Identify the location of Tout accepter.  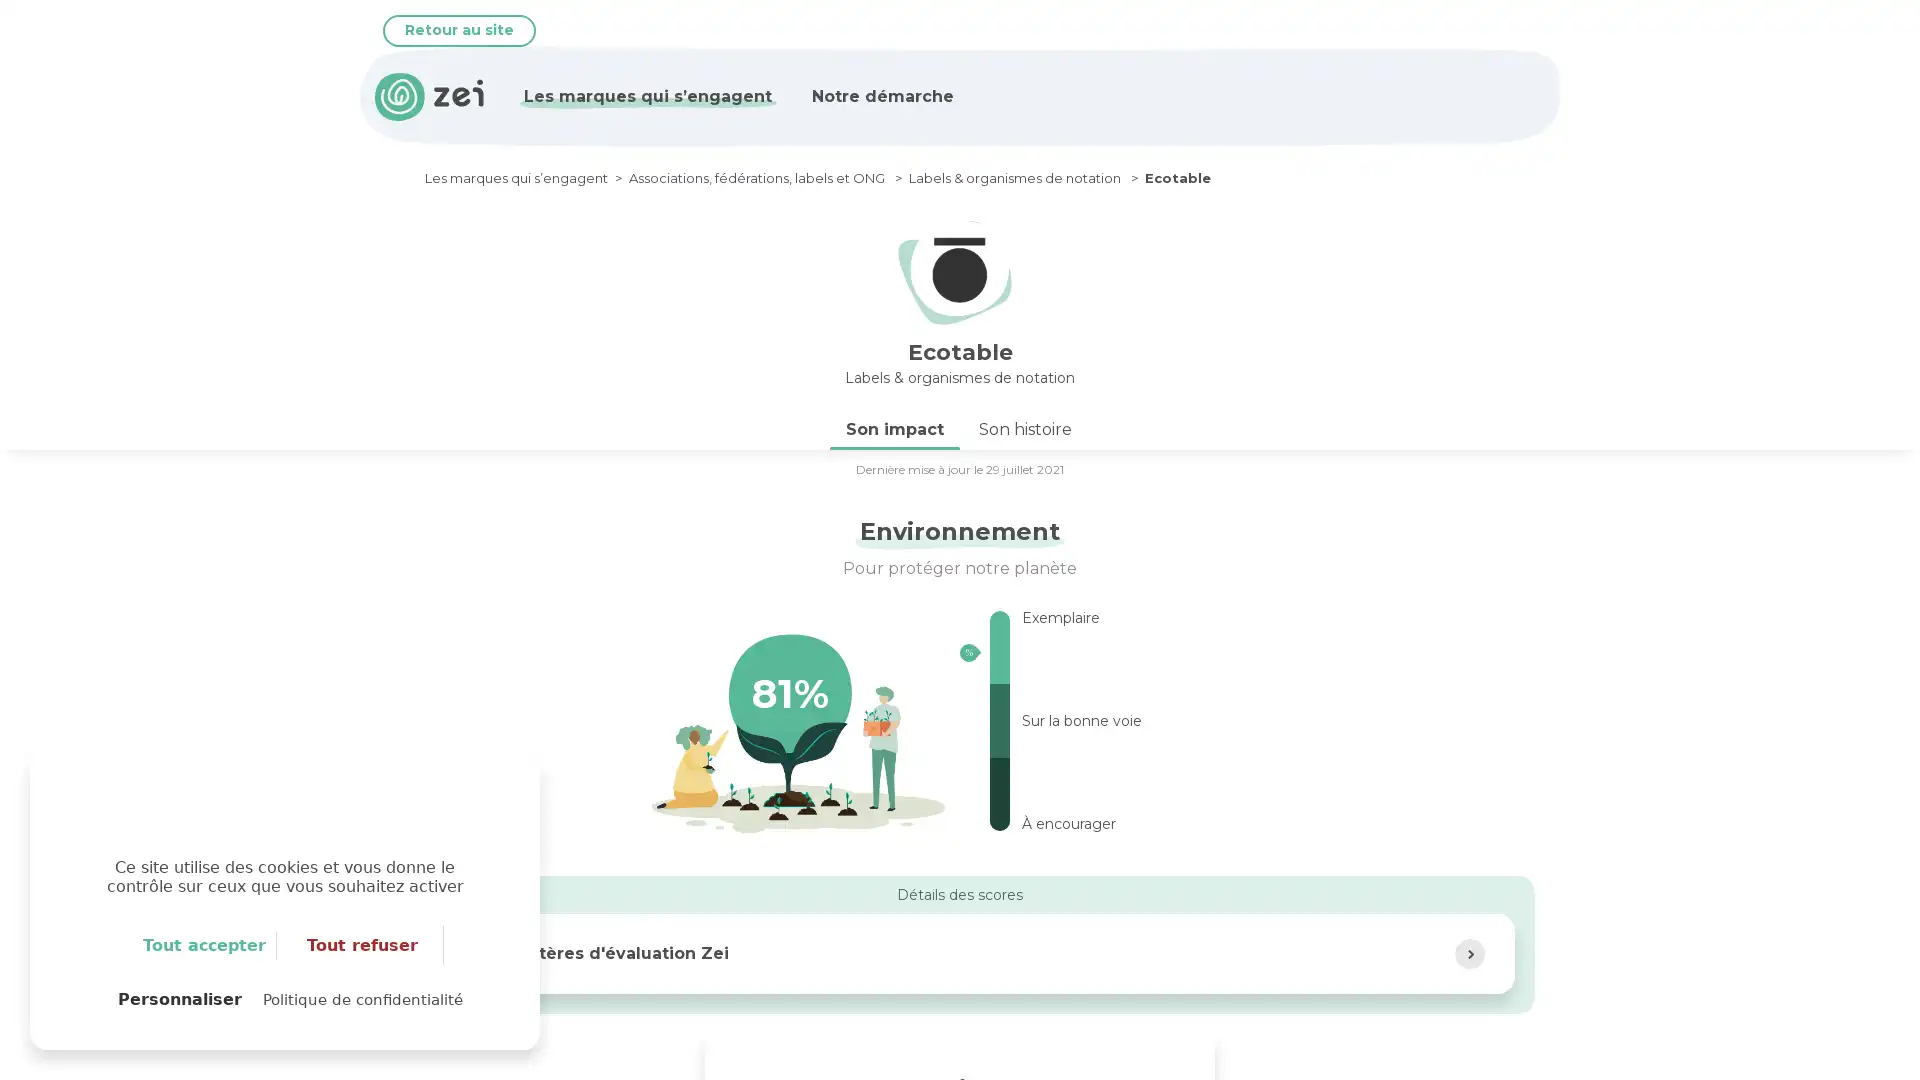
(205, 945).